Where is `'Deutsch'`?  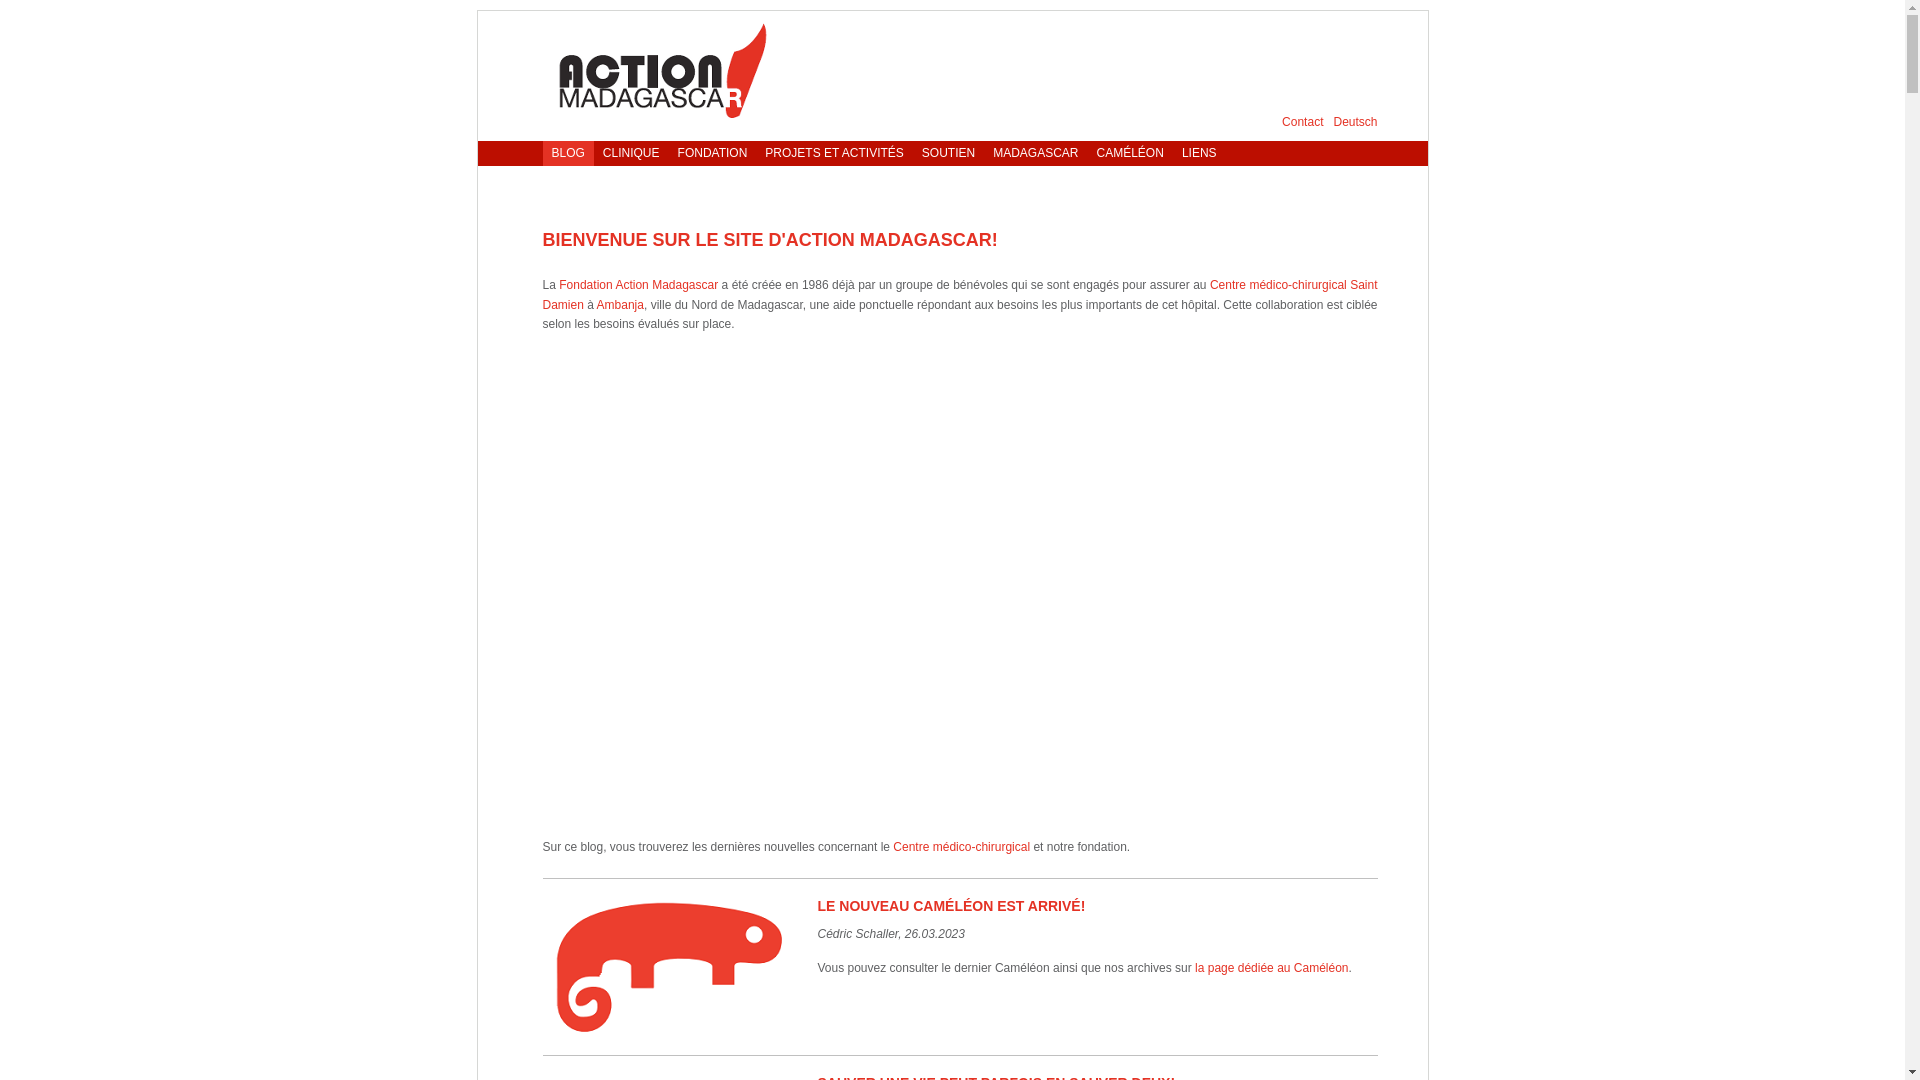
'Deutsch' is located at coordinates (1333, 122).